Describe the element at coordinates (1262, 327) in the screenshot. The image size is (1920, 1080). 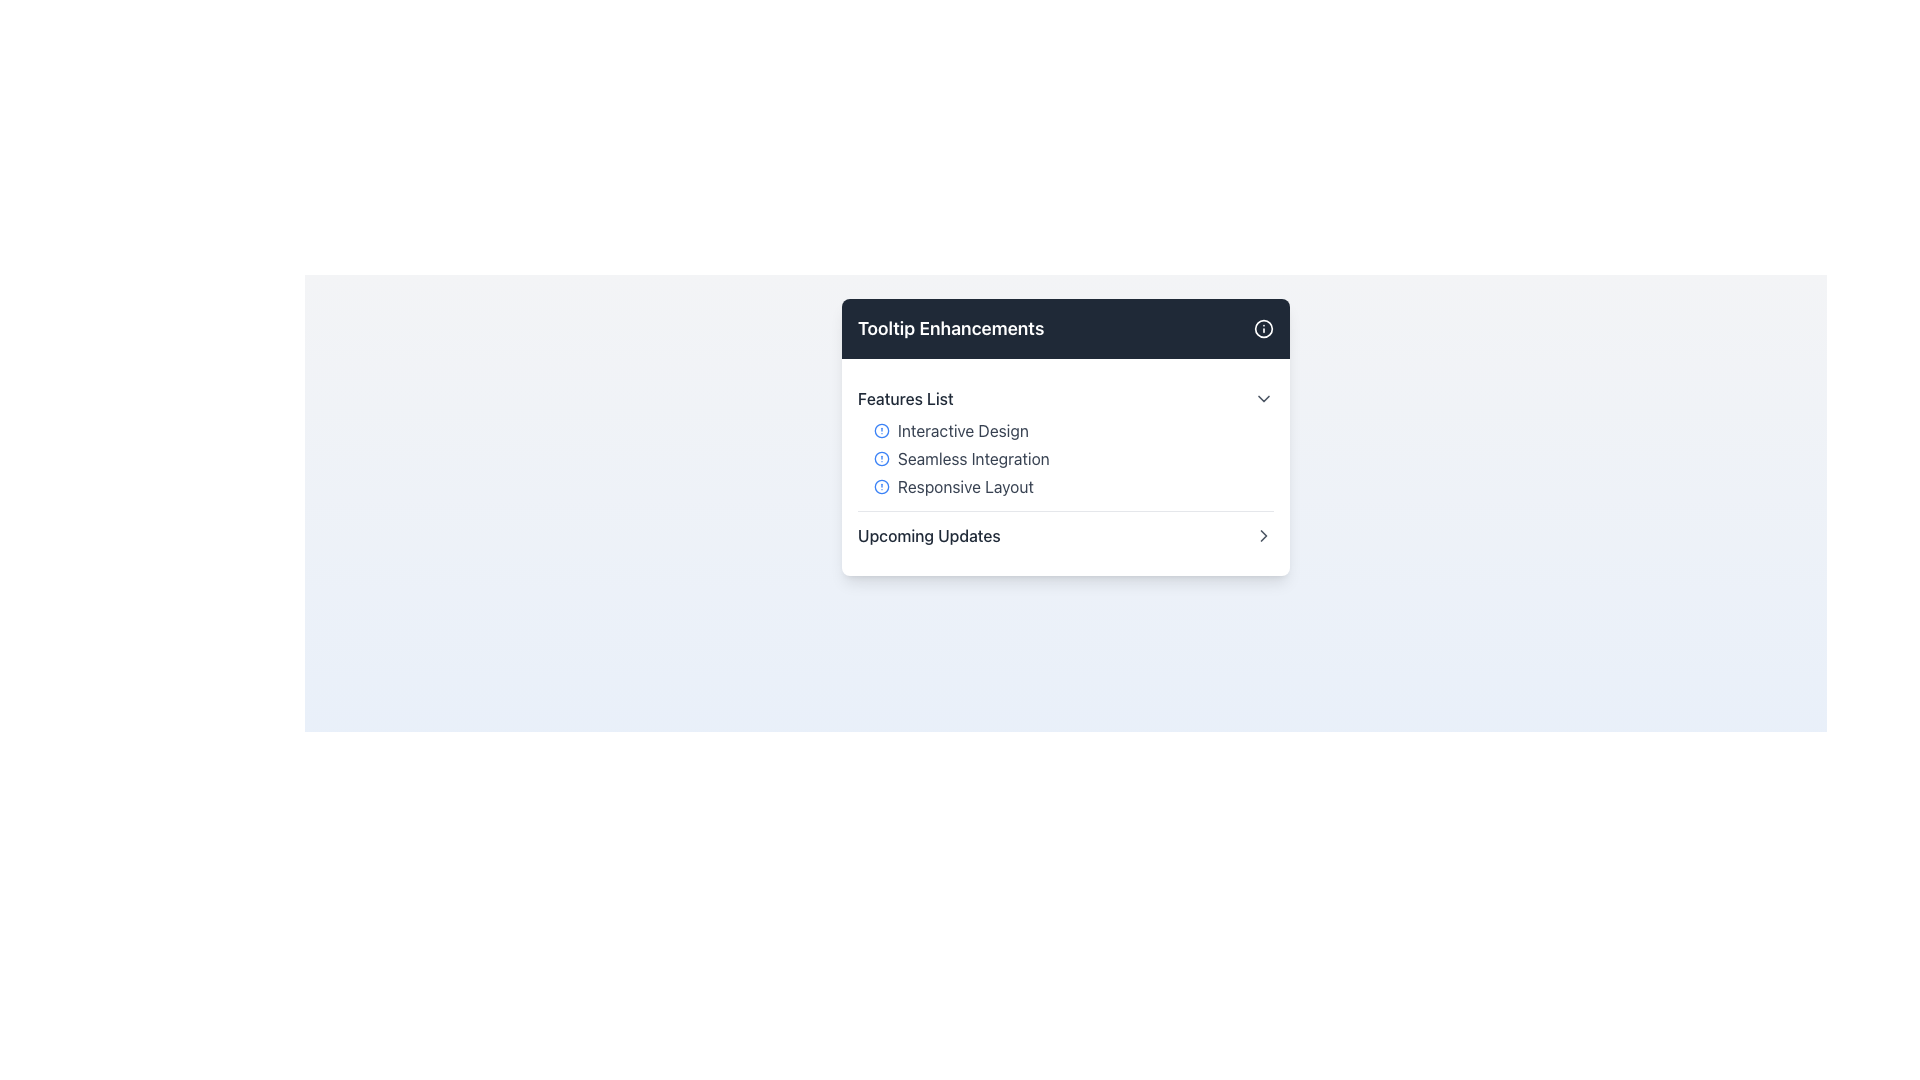
I see `the interactive icon button located to the far-right of the 'Tooltip Enhancements' text in the header bar` at that location.